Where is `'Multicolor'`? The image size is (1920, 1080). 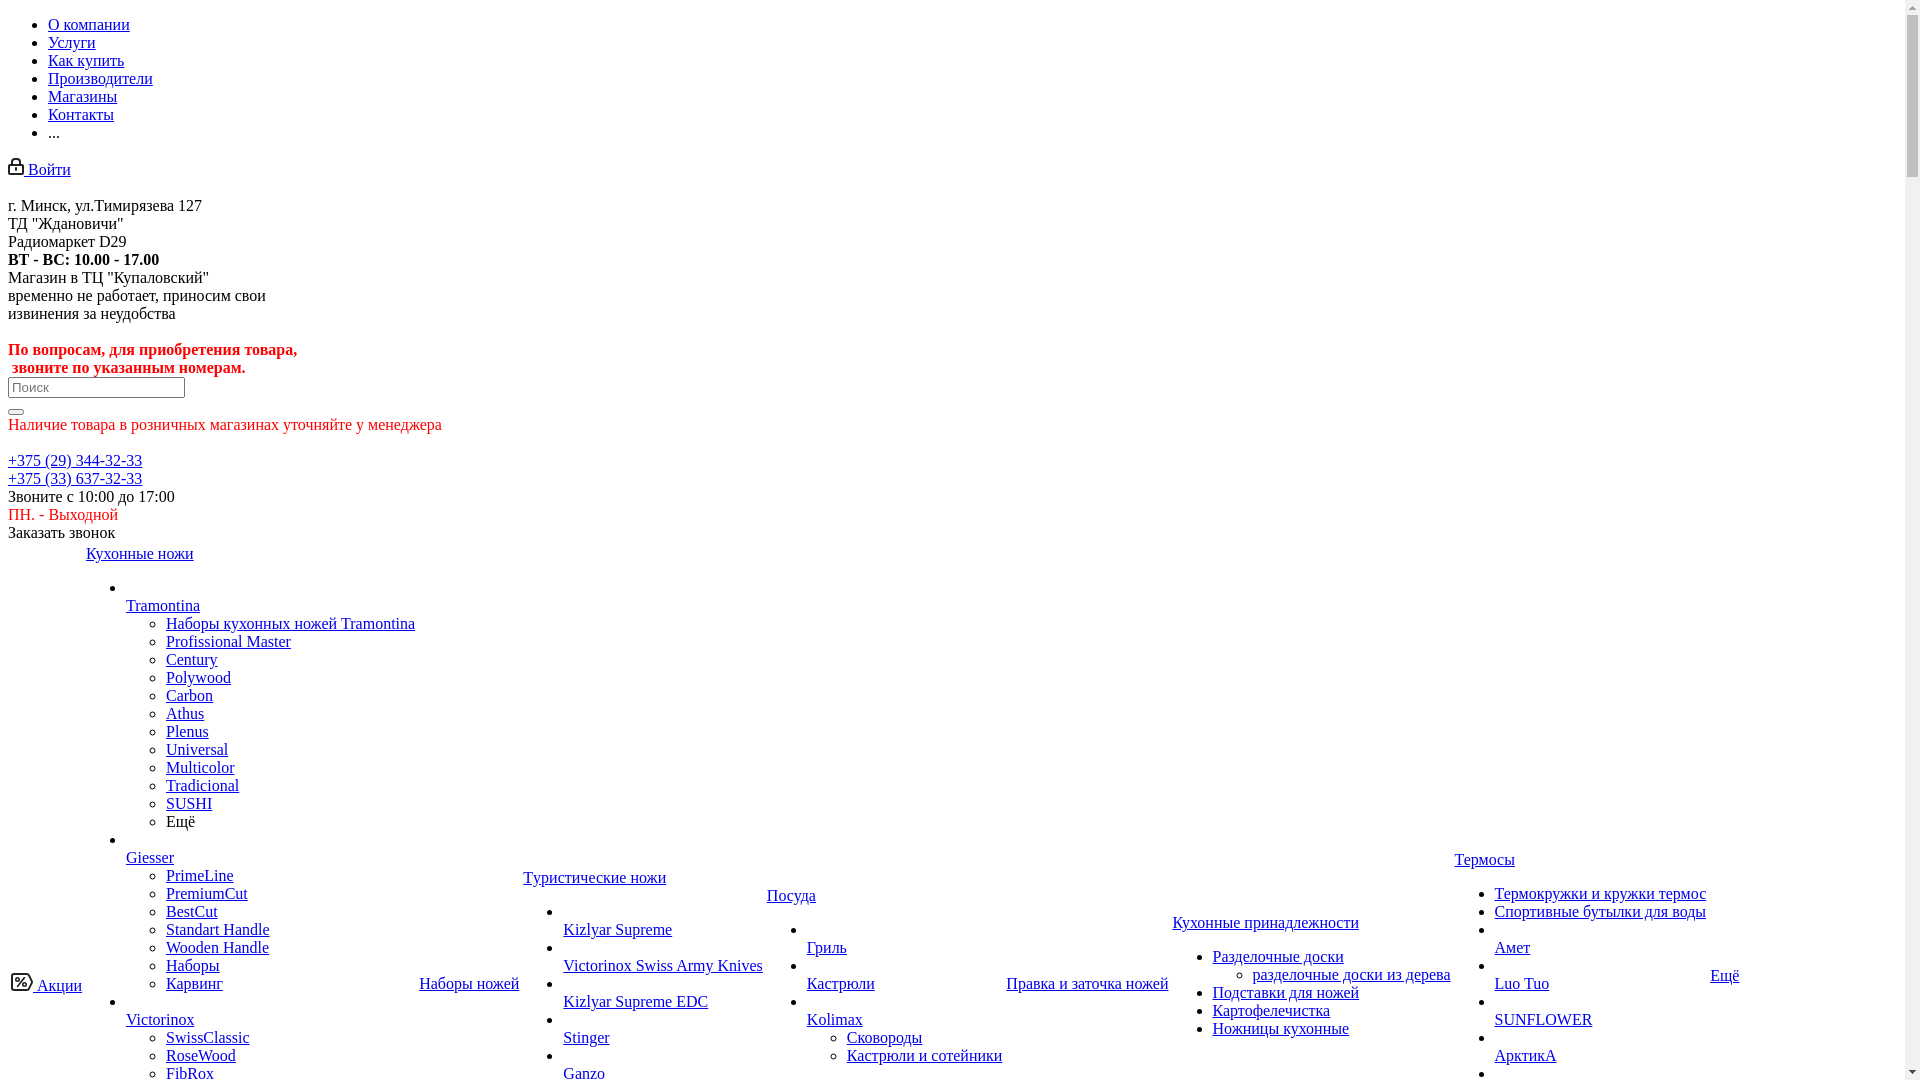
'Multicolor' is located at coordinates (200, 766).